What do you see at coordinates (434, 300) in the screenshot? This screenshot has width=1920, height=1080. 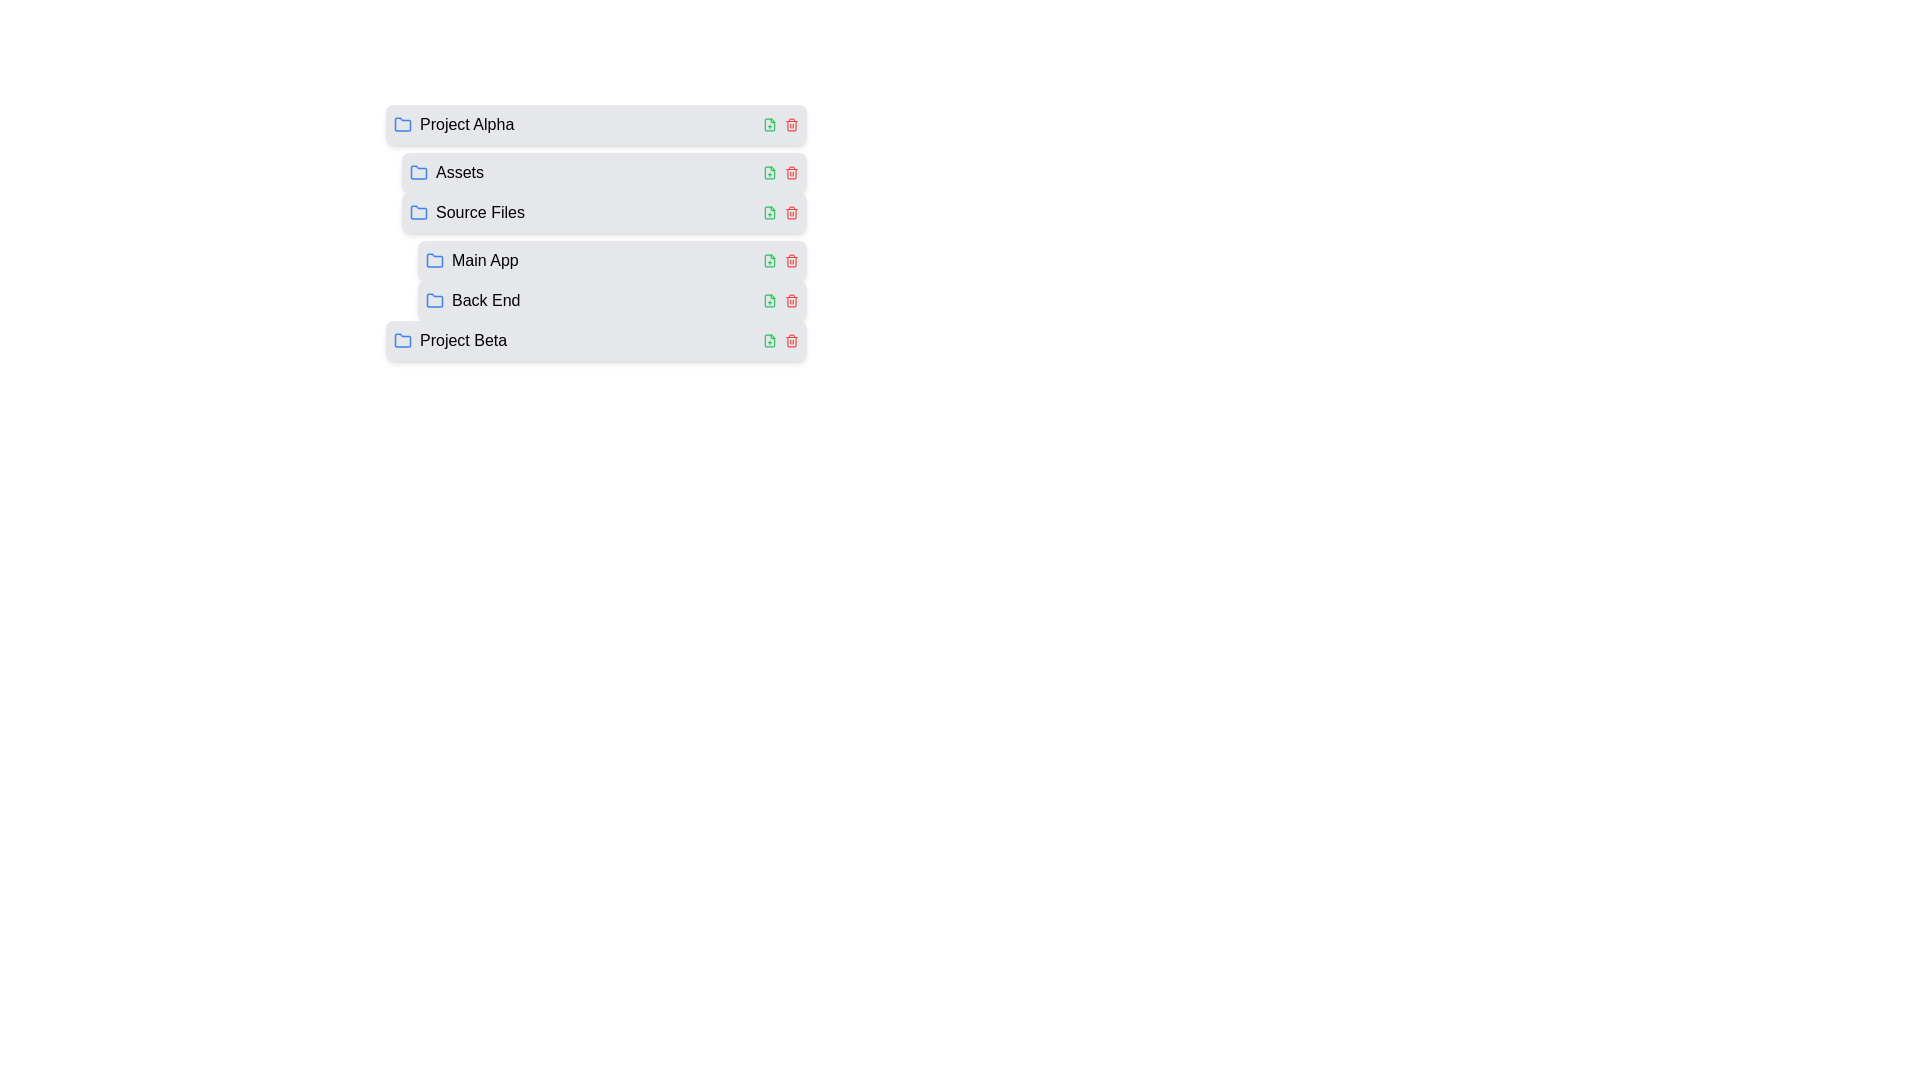 I see `the folder icon with a light blue outline and white background, located to the left of the 'Back End' list item in the nested list view` at bounding box center [434, 300].